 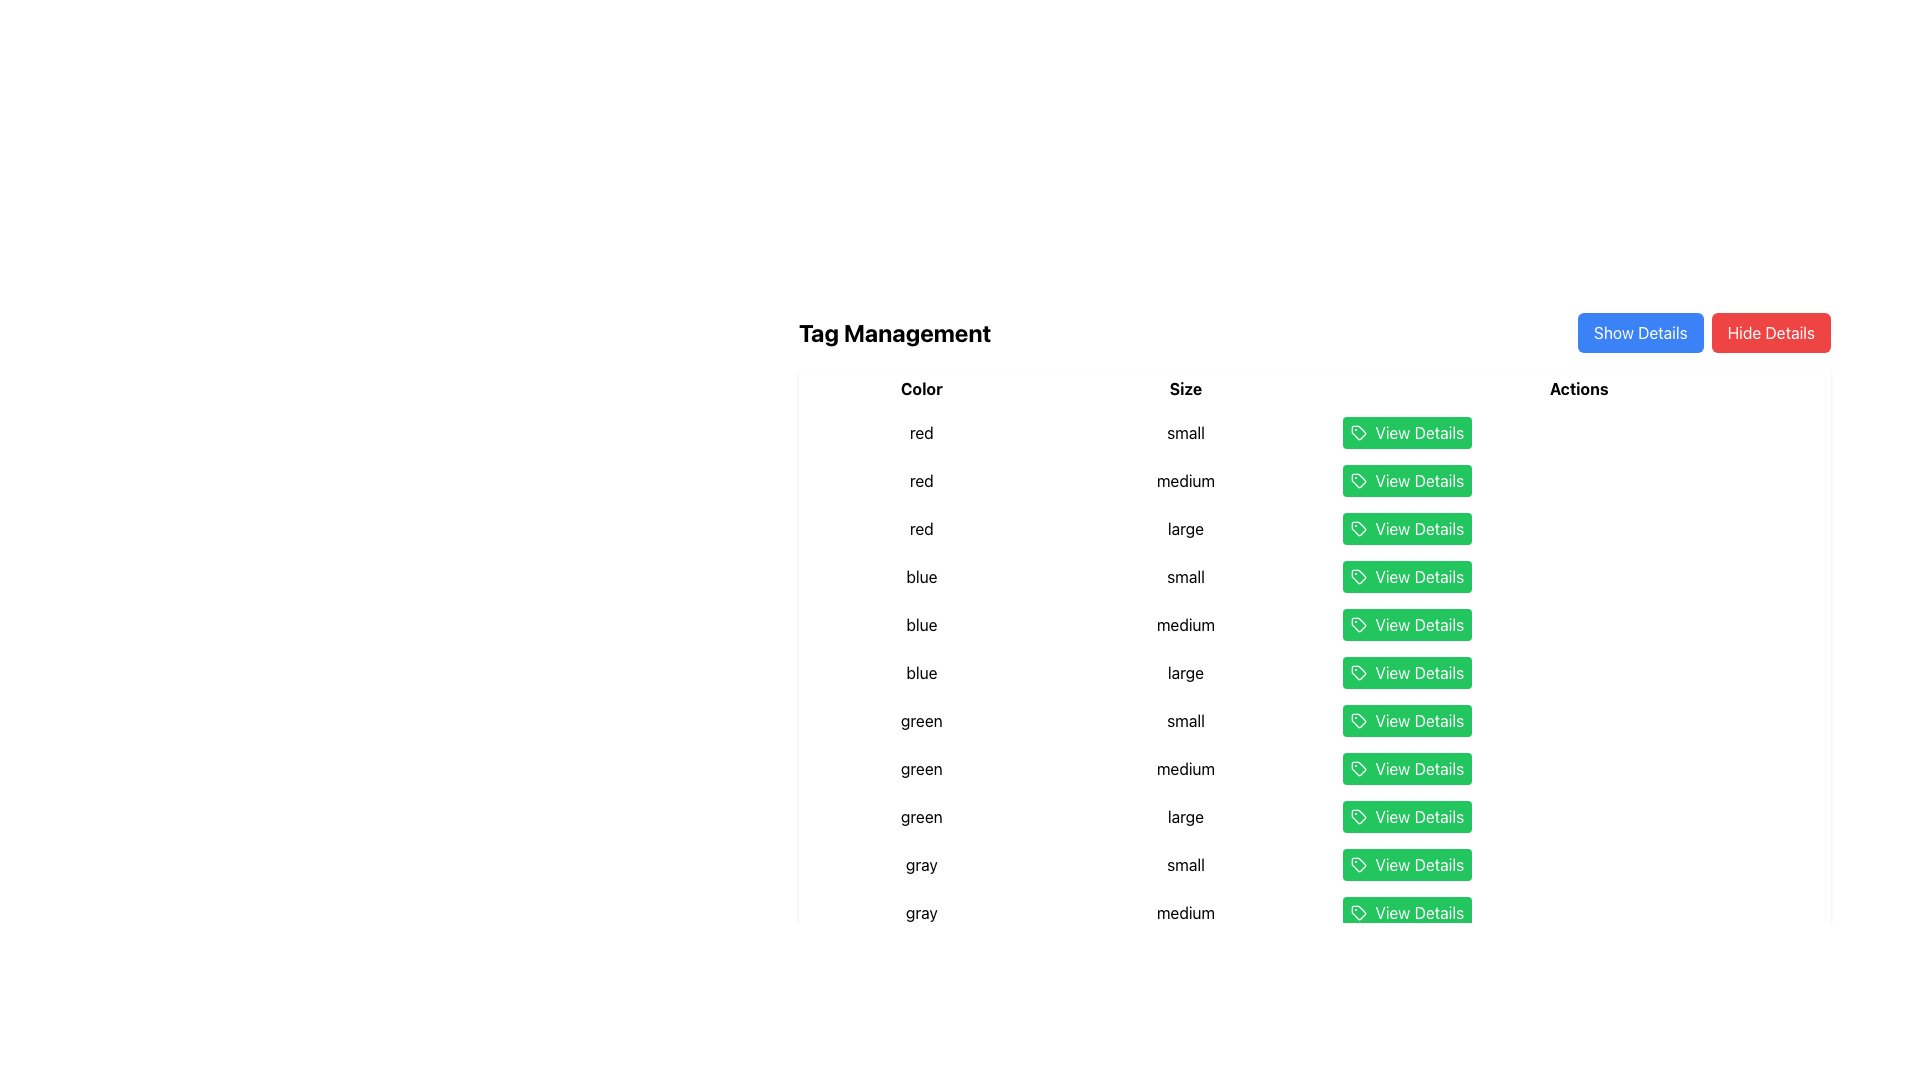 What do you see at coordinates (920, 527) in the screenshot?
I see `the Text Label in the third row of the table under the 'Color' column, which specifies a color value and provides context for related data` at bounding box center [920, 527].